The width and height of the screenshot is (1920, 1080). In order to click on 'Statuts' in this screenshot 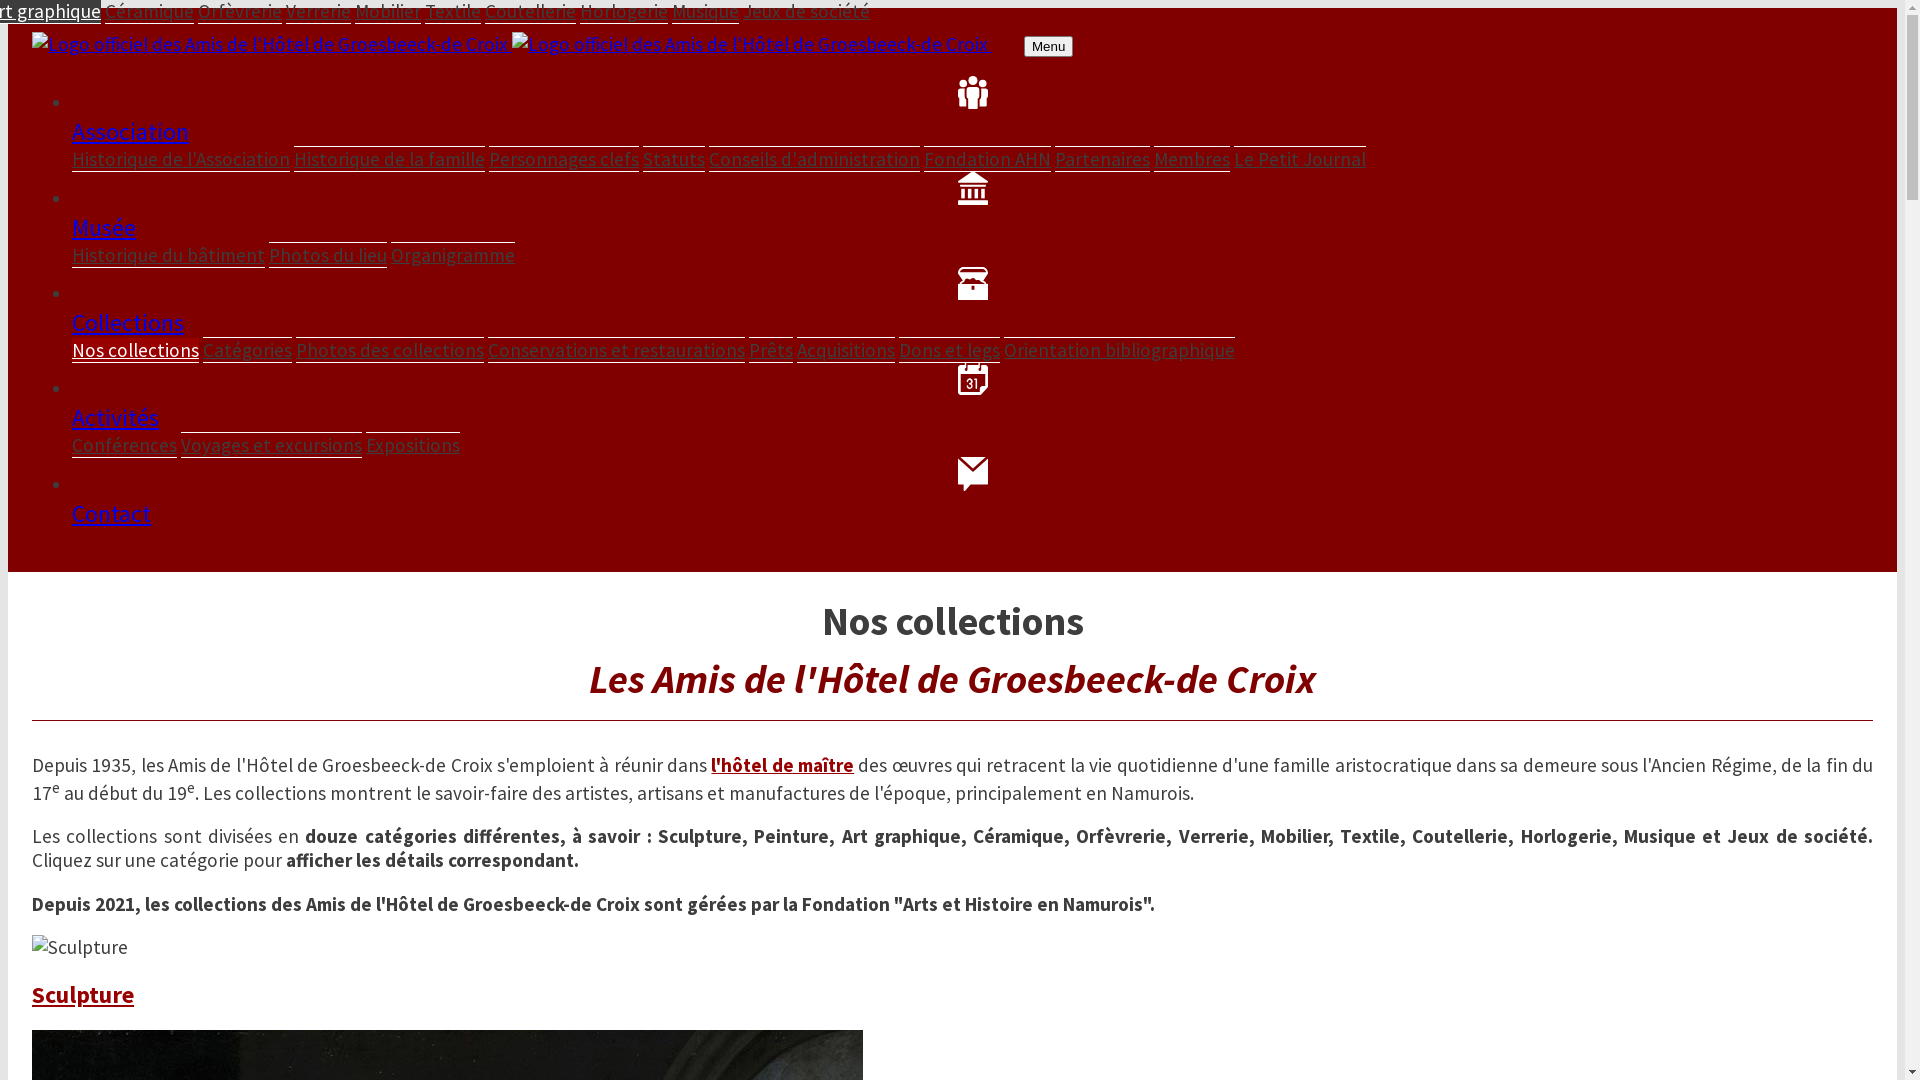, I will do `click(643, 157)`.